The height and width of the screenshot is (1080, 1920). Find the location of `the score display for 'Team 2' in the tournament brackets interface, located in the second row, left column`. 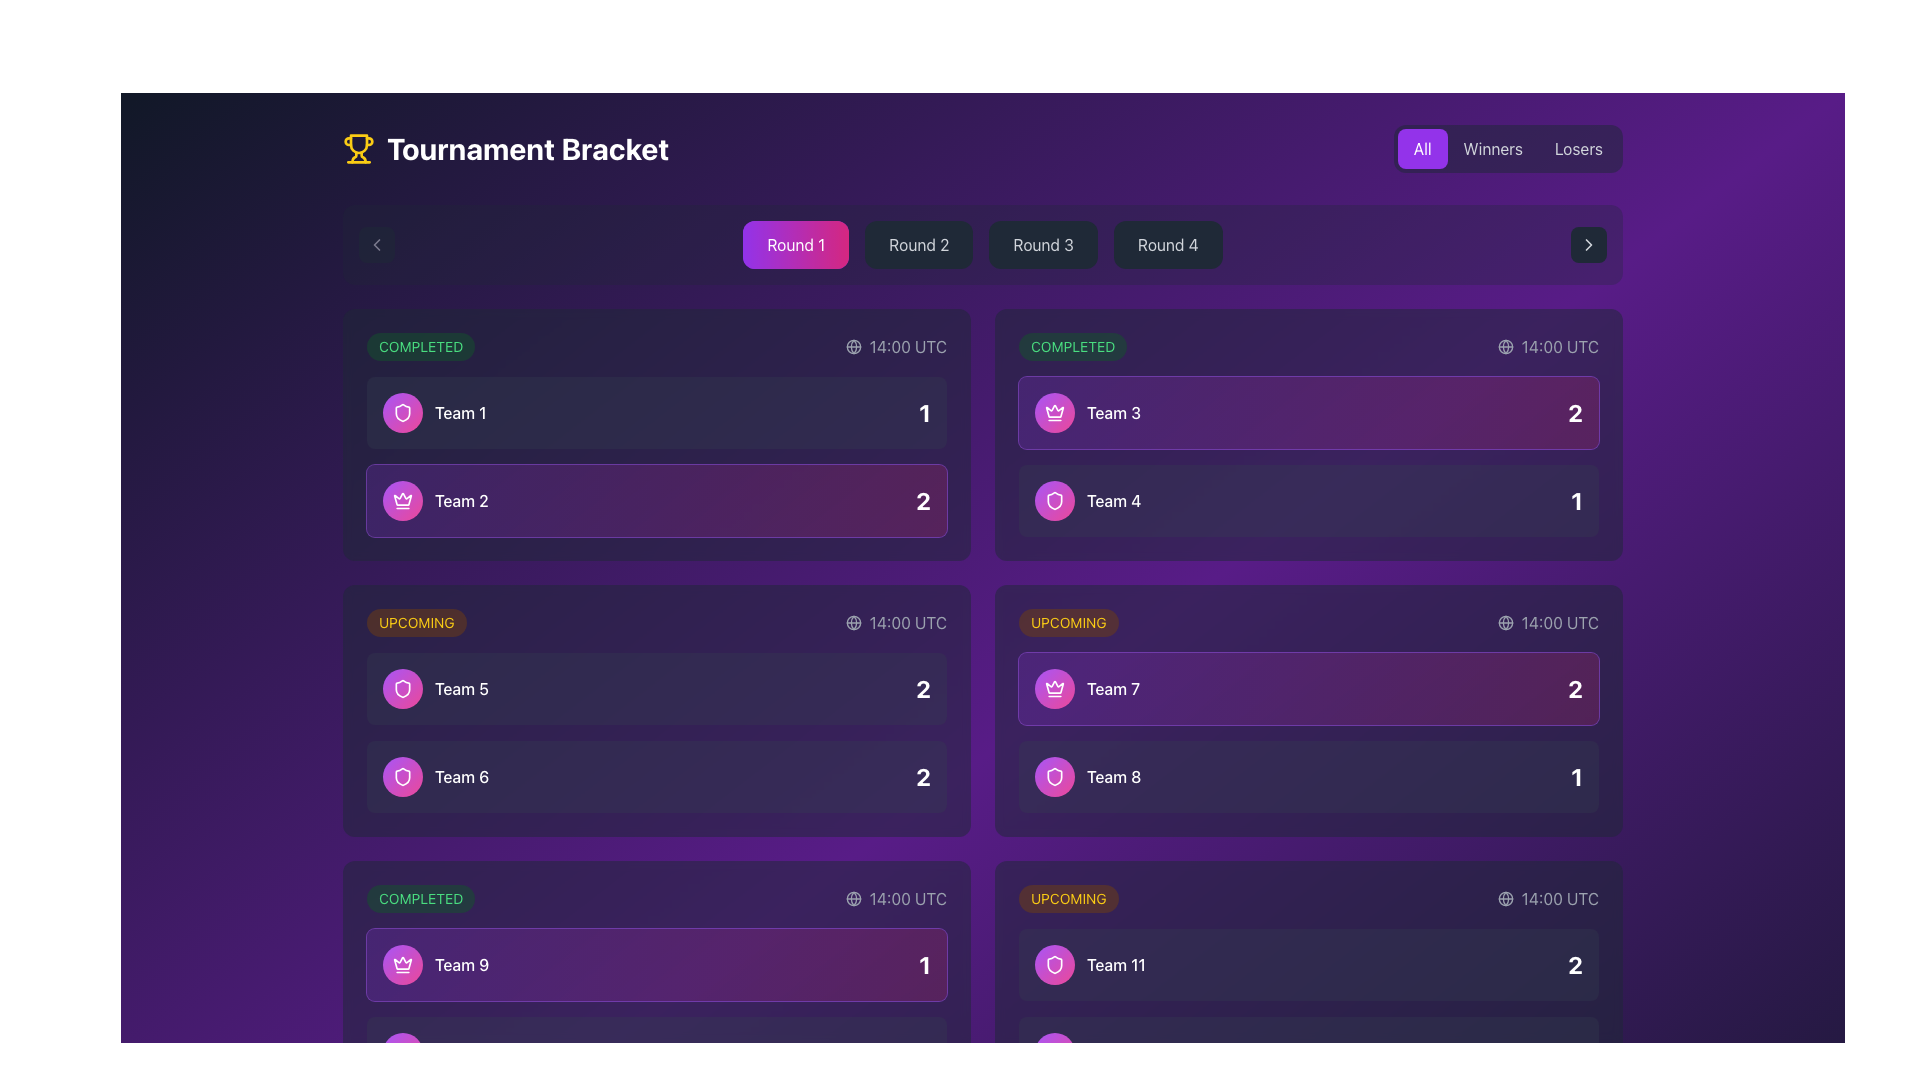

the score display for 'Team 2' in the tournament brackets interface, located in the second row, left column is located at coordinates (922, 500).